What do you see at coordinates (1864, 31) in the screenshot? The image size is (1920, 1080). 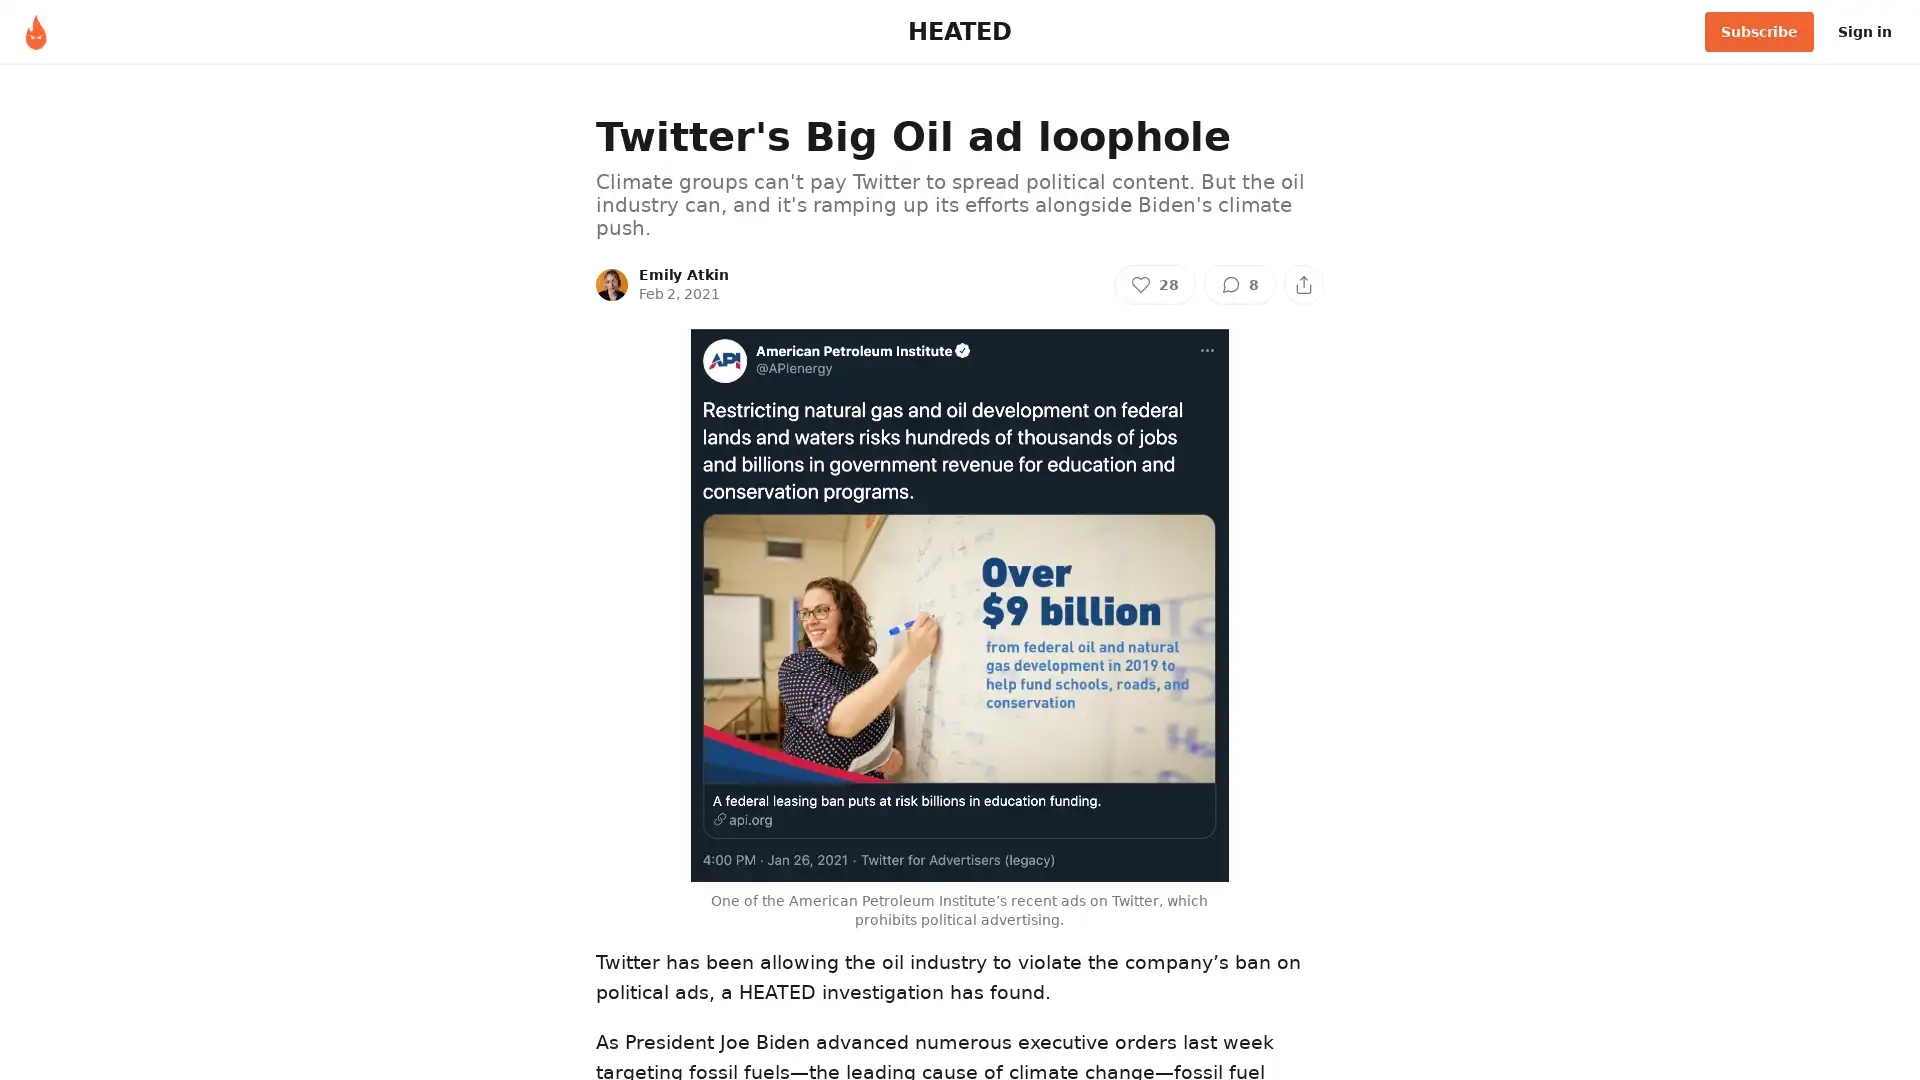 I see `Sign in` at bounding box center [1864, 31].